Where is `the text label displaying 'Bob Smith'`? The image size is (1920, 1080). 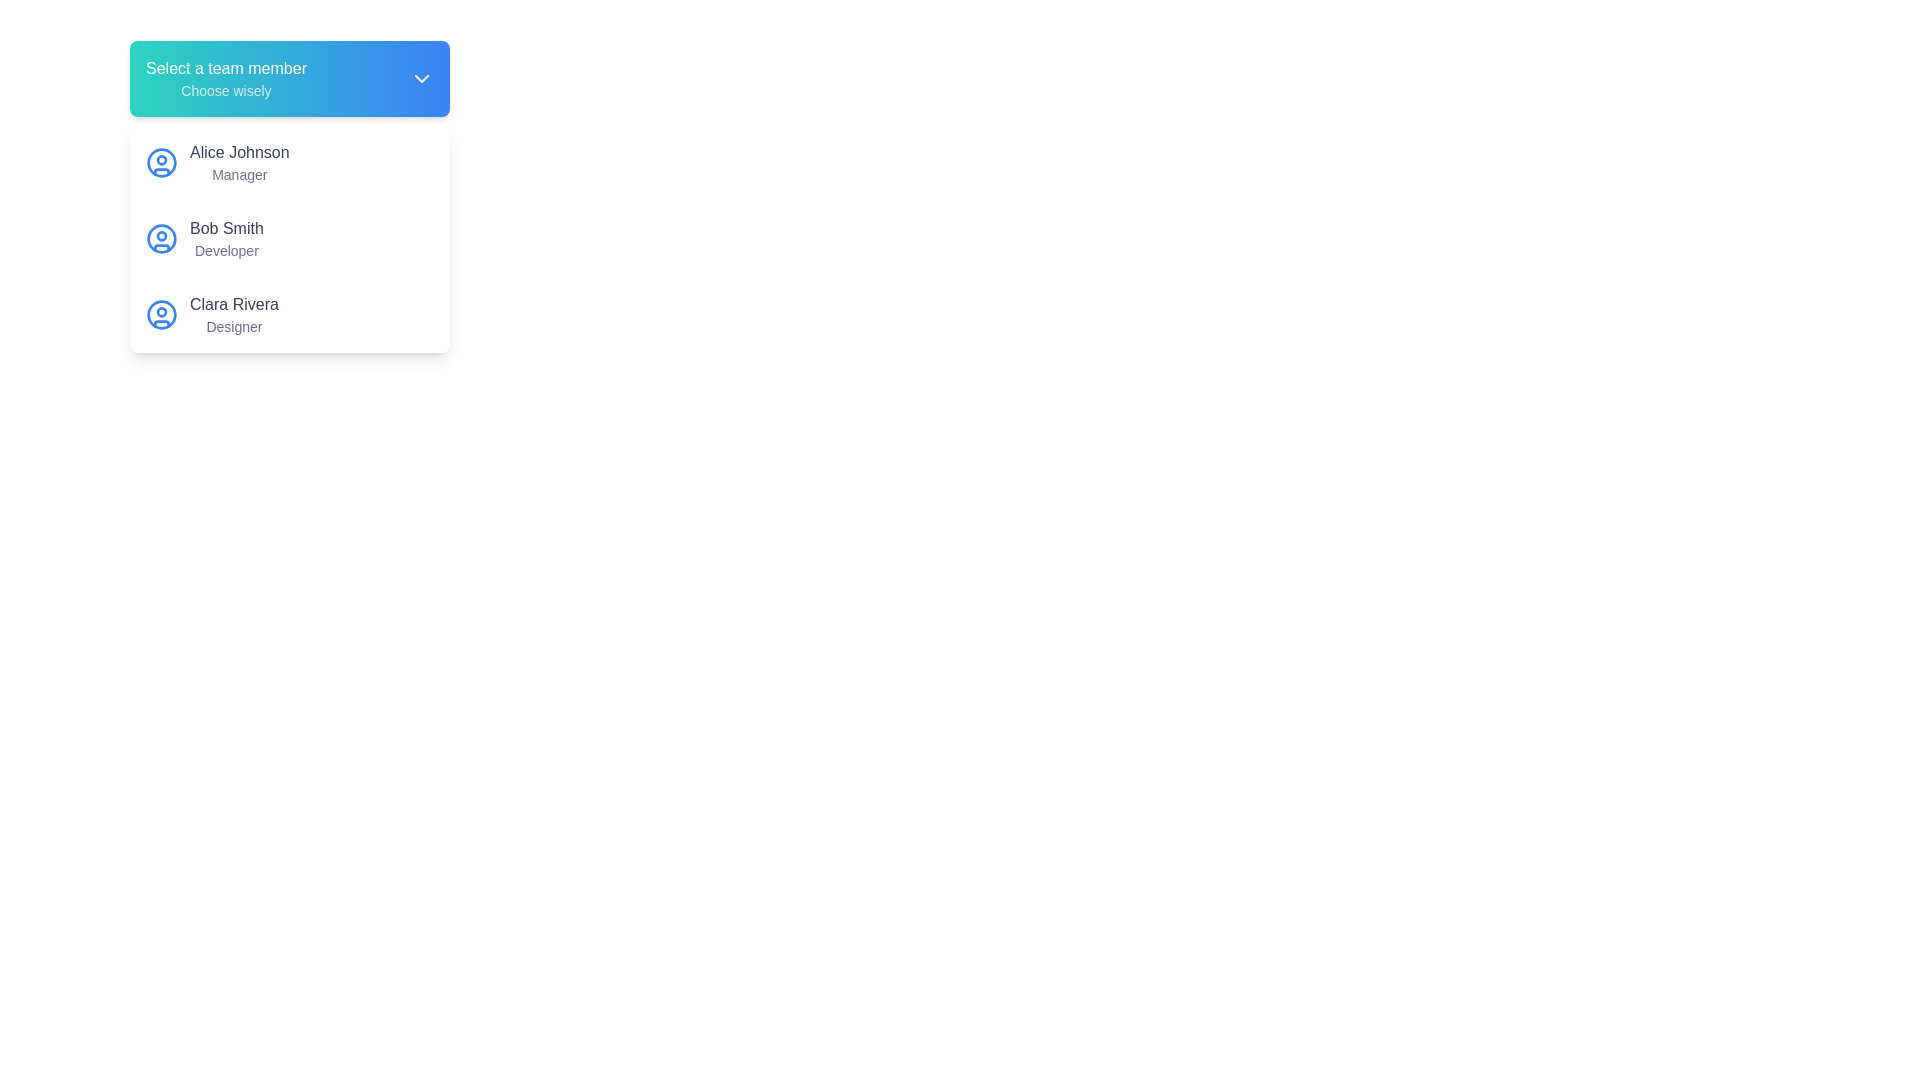 the text label displaying 'Bob Smith' is located at coordinates (226, 238).